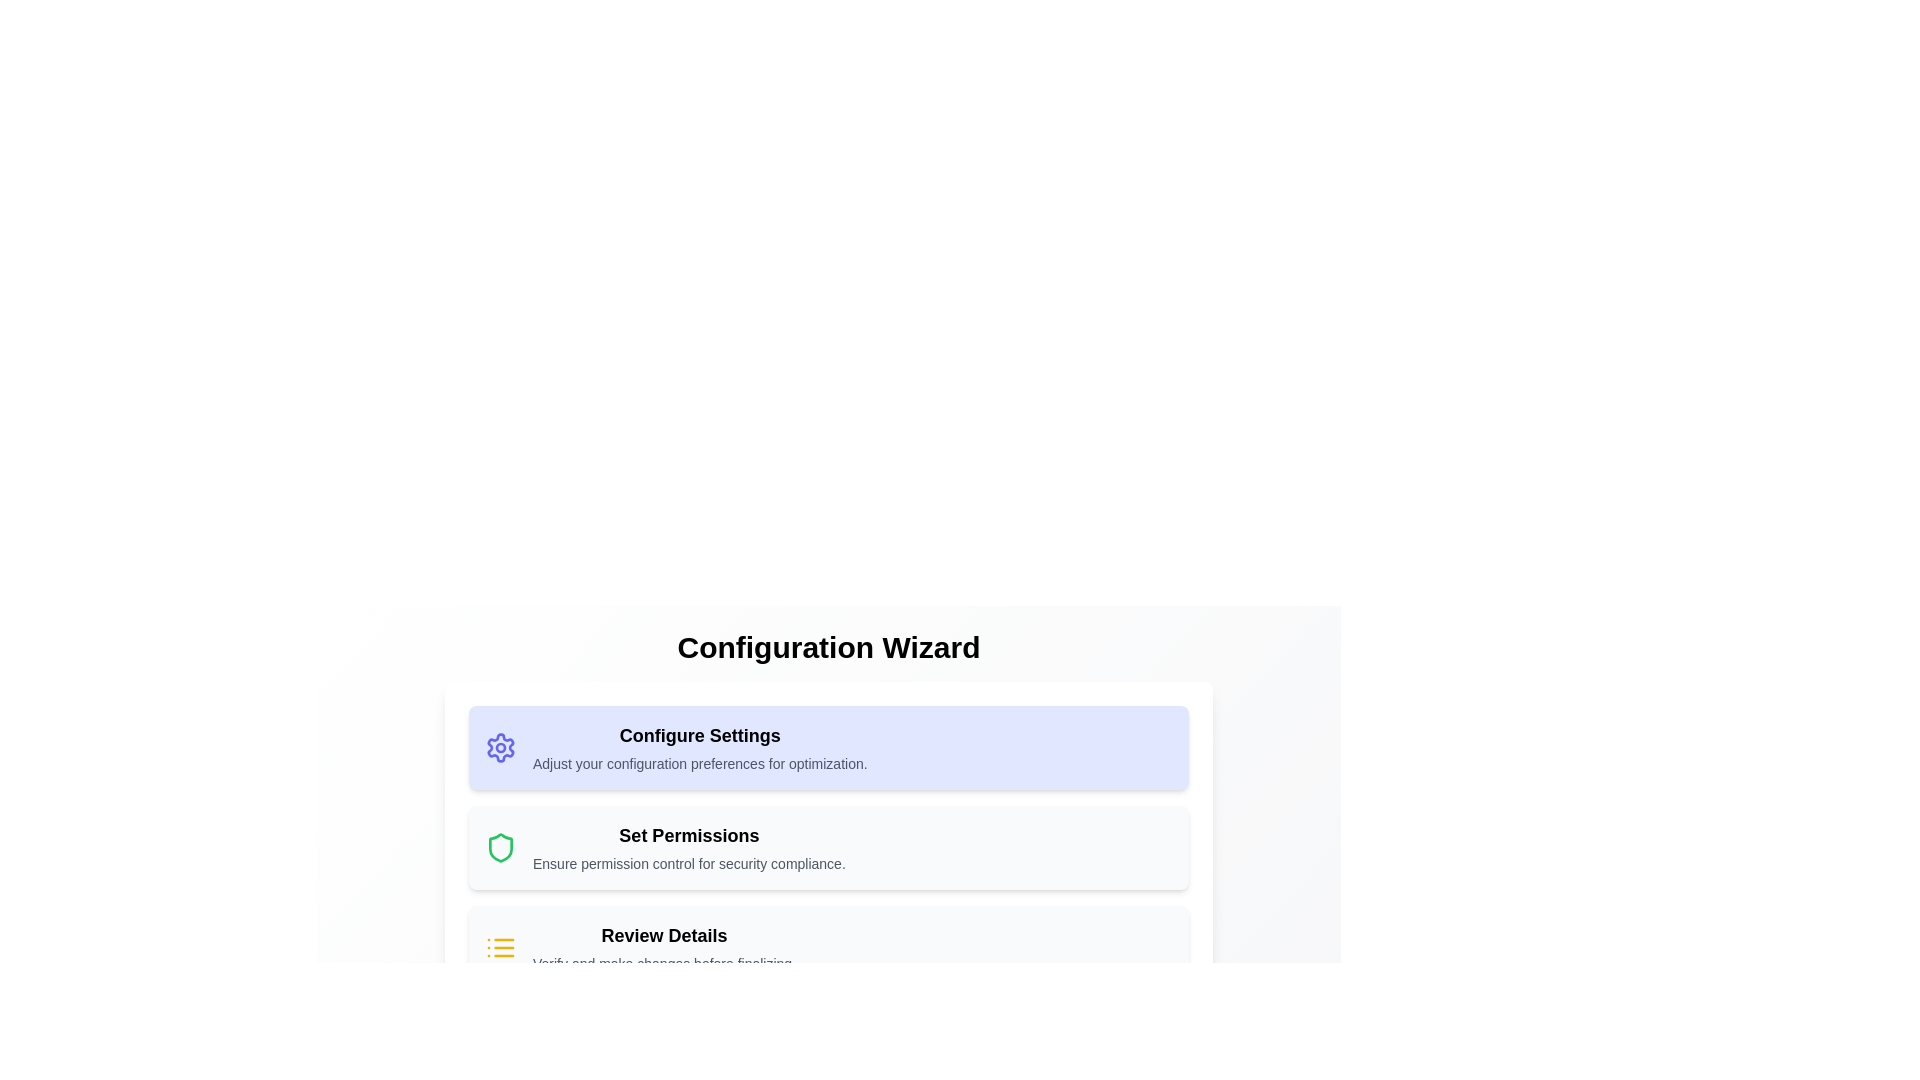  I want to click on text from the third card in the vertical list under 'Configuration Wizard', which serves as a navigational or informational header summarizing the next steps and providing additional context, so click(664, 947).